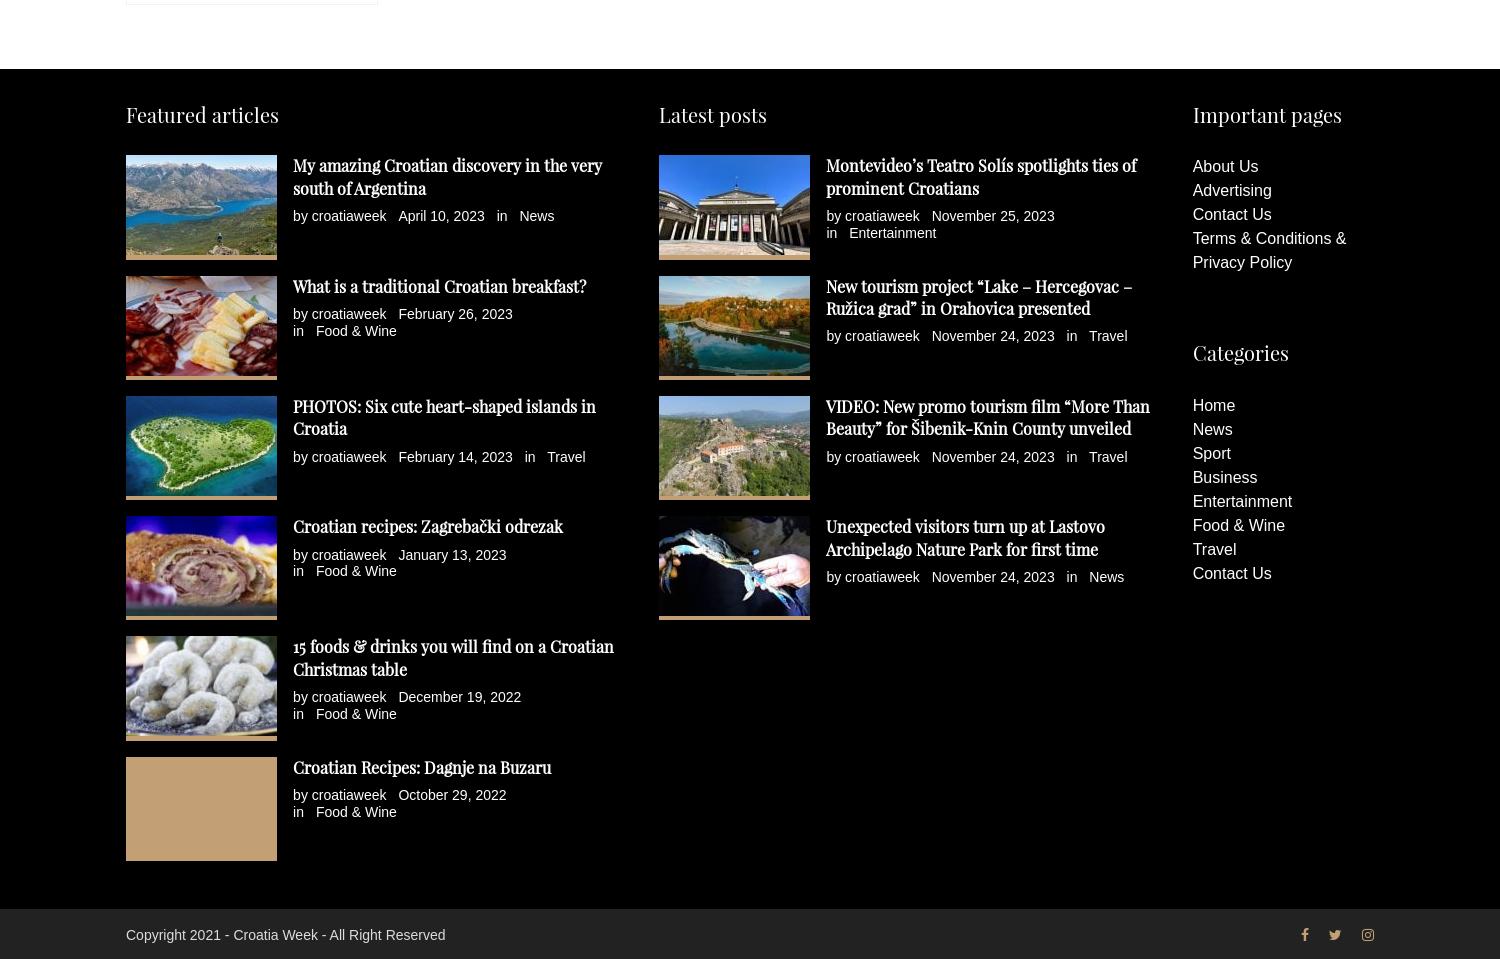 Image resolution: width=1500 pixels, height=959 pixels. What do you see at coordinates (292, 766) in the screenshot?
I see `'Croatian Recipes: Dagnje na Buzaru'` at bounding box center [292, 766].